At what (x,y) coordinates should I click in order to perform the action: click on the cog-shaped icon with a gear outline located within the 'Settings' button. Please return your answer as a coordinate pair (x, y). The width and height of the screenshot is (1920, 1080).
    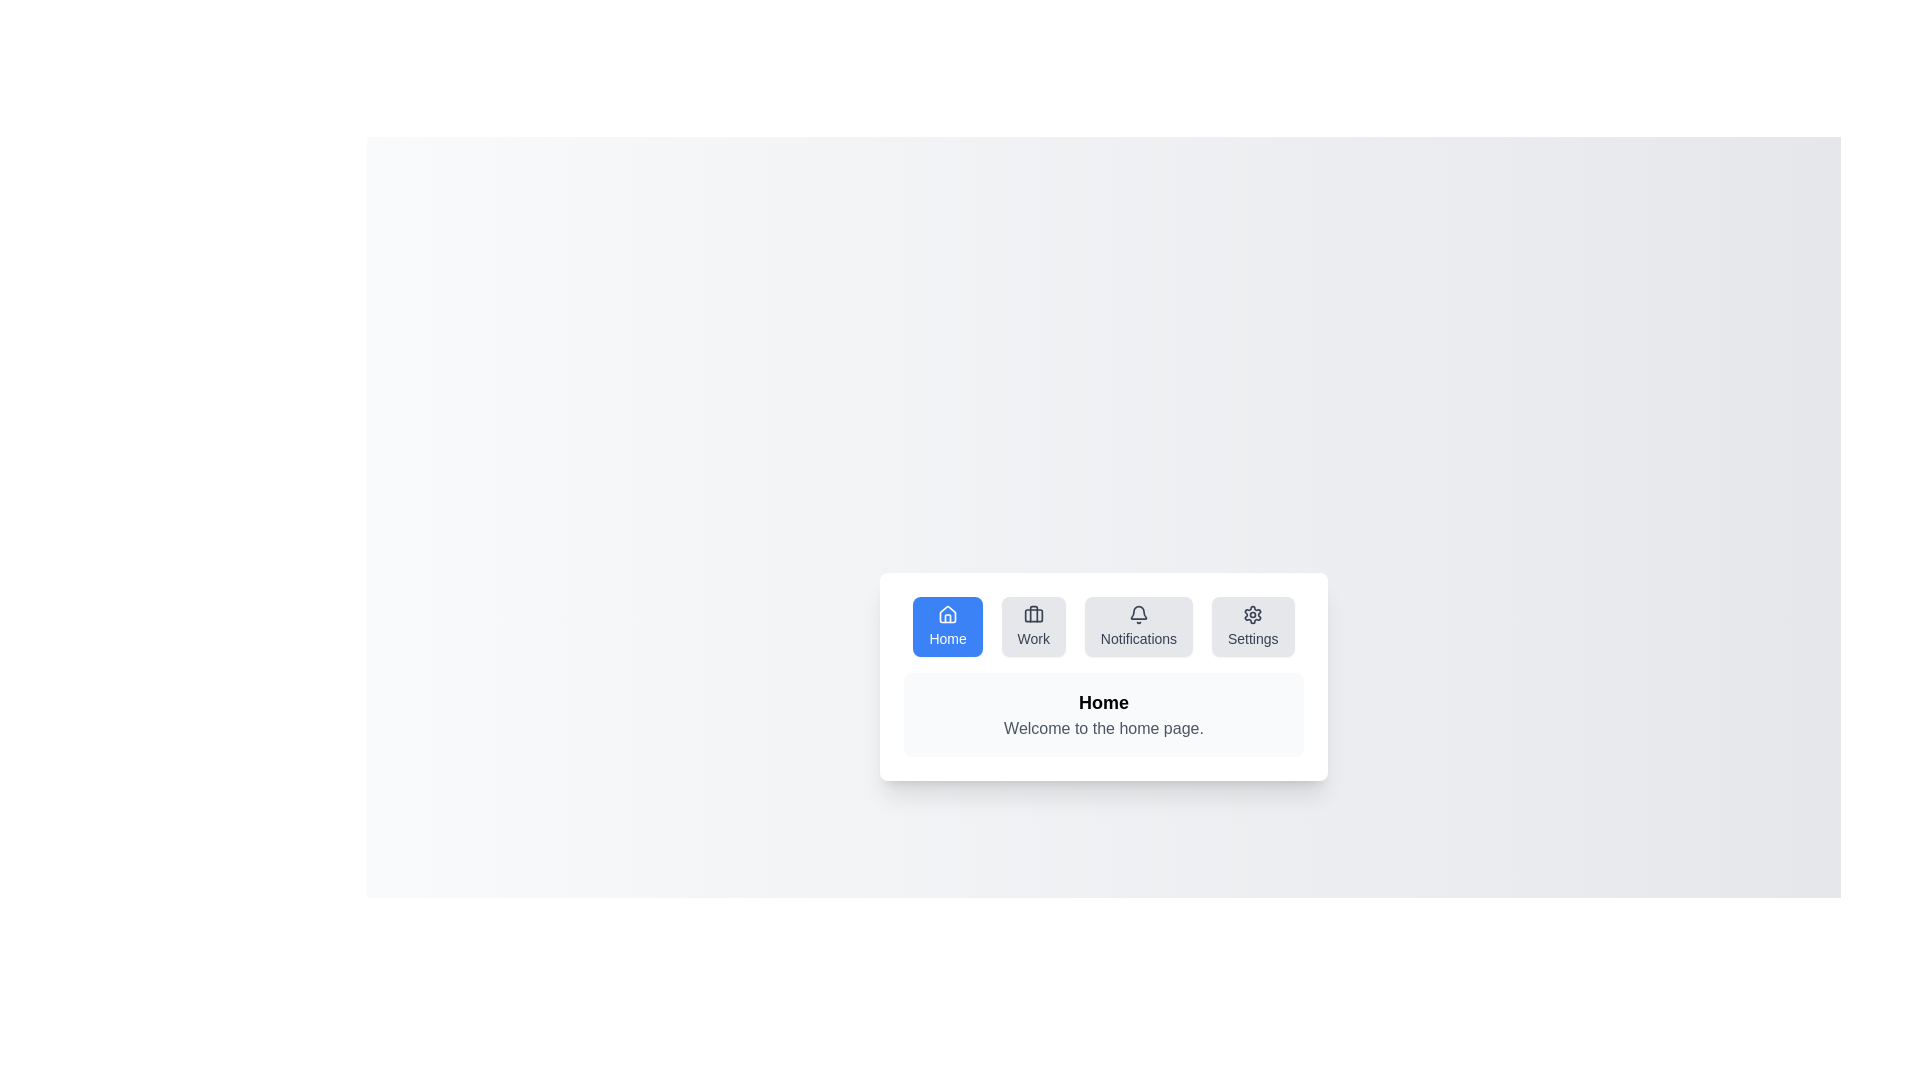
    Looking at the image, I should click on (1251, 613).